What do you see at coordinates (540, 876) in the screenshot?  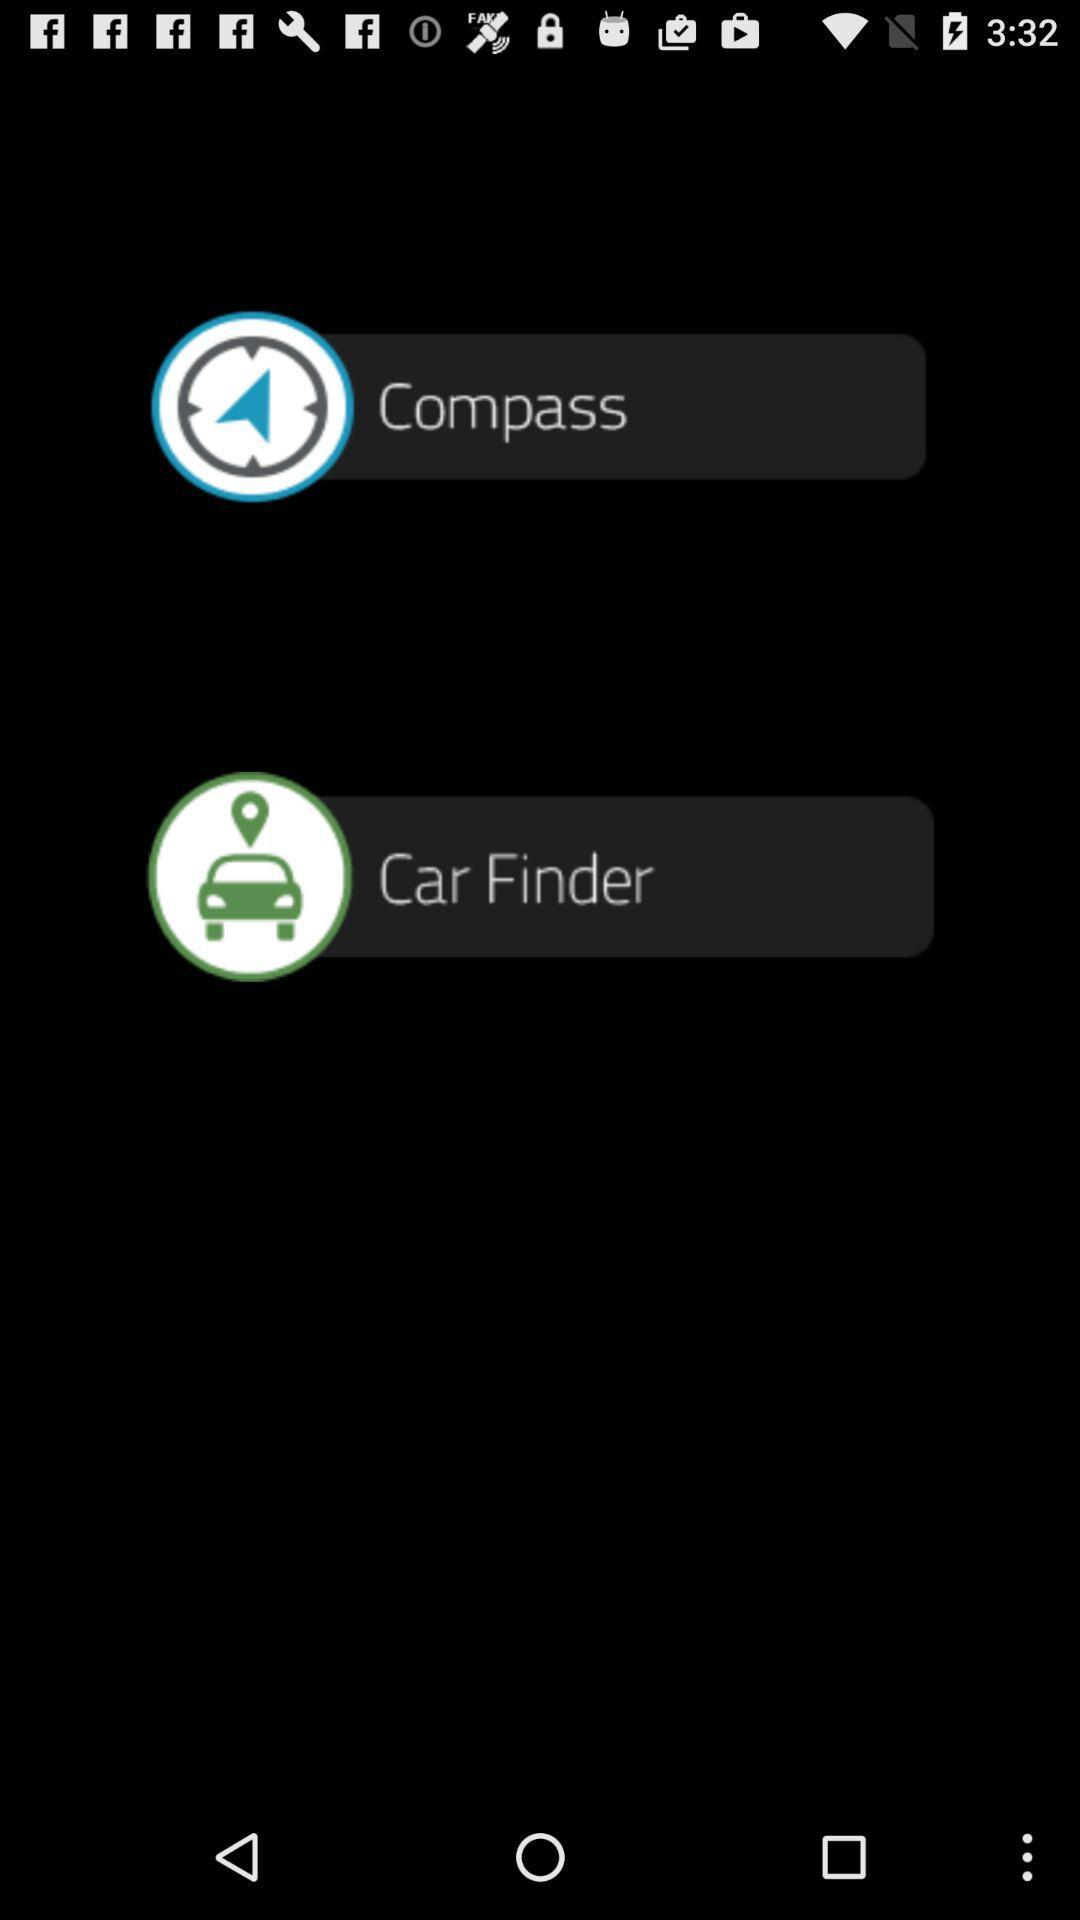 I see `car finder` at bounding box center [540, 876].